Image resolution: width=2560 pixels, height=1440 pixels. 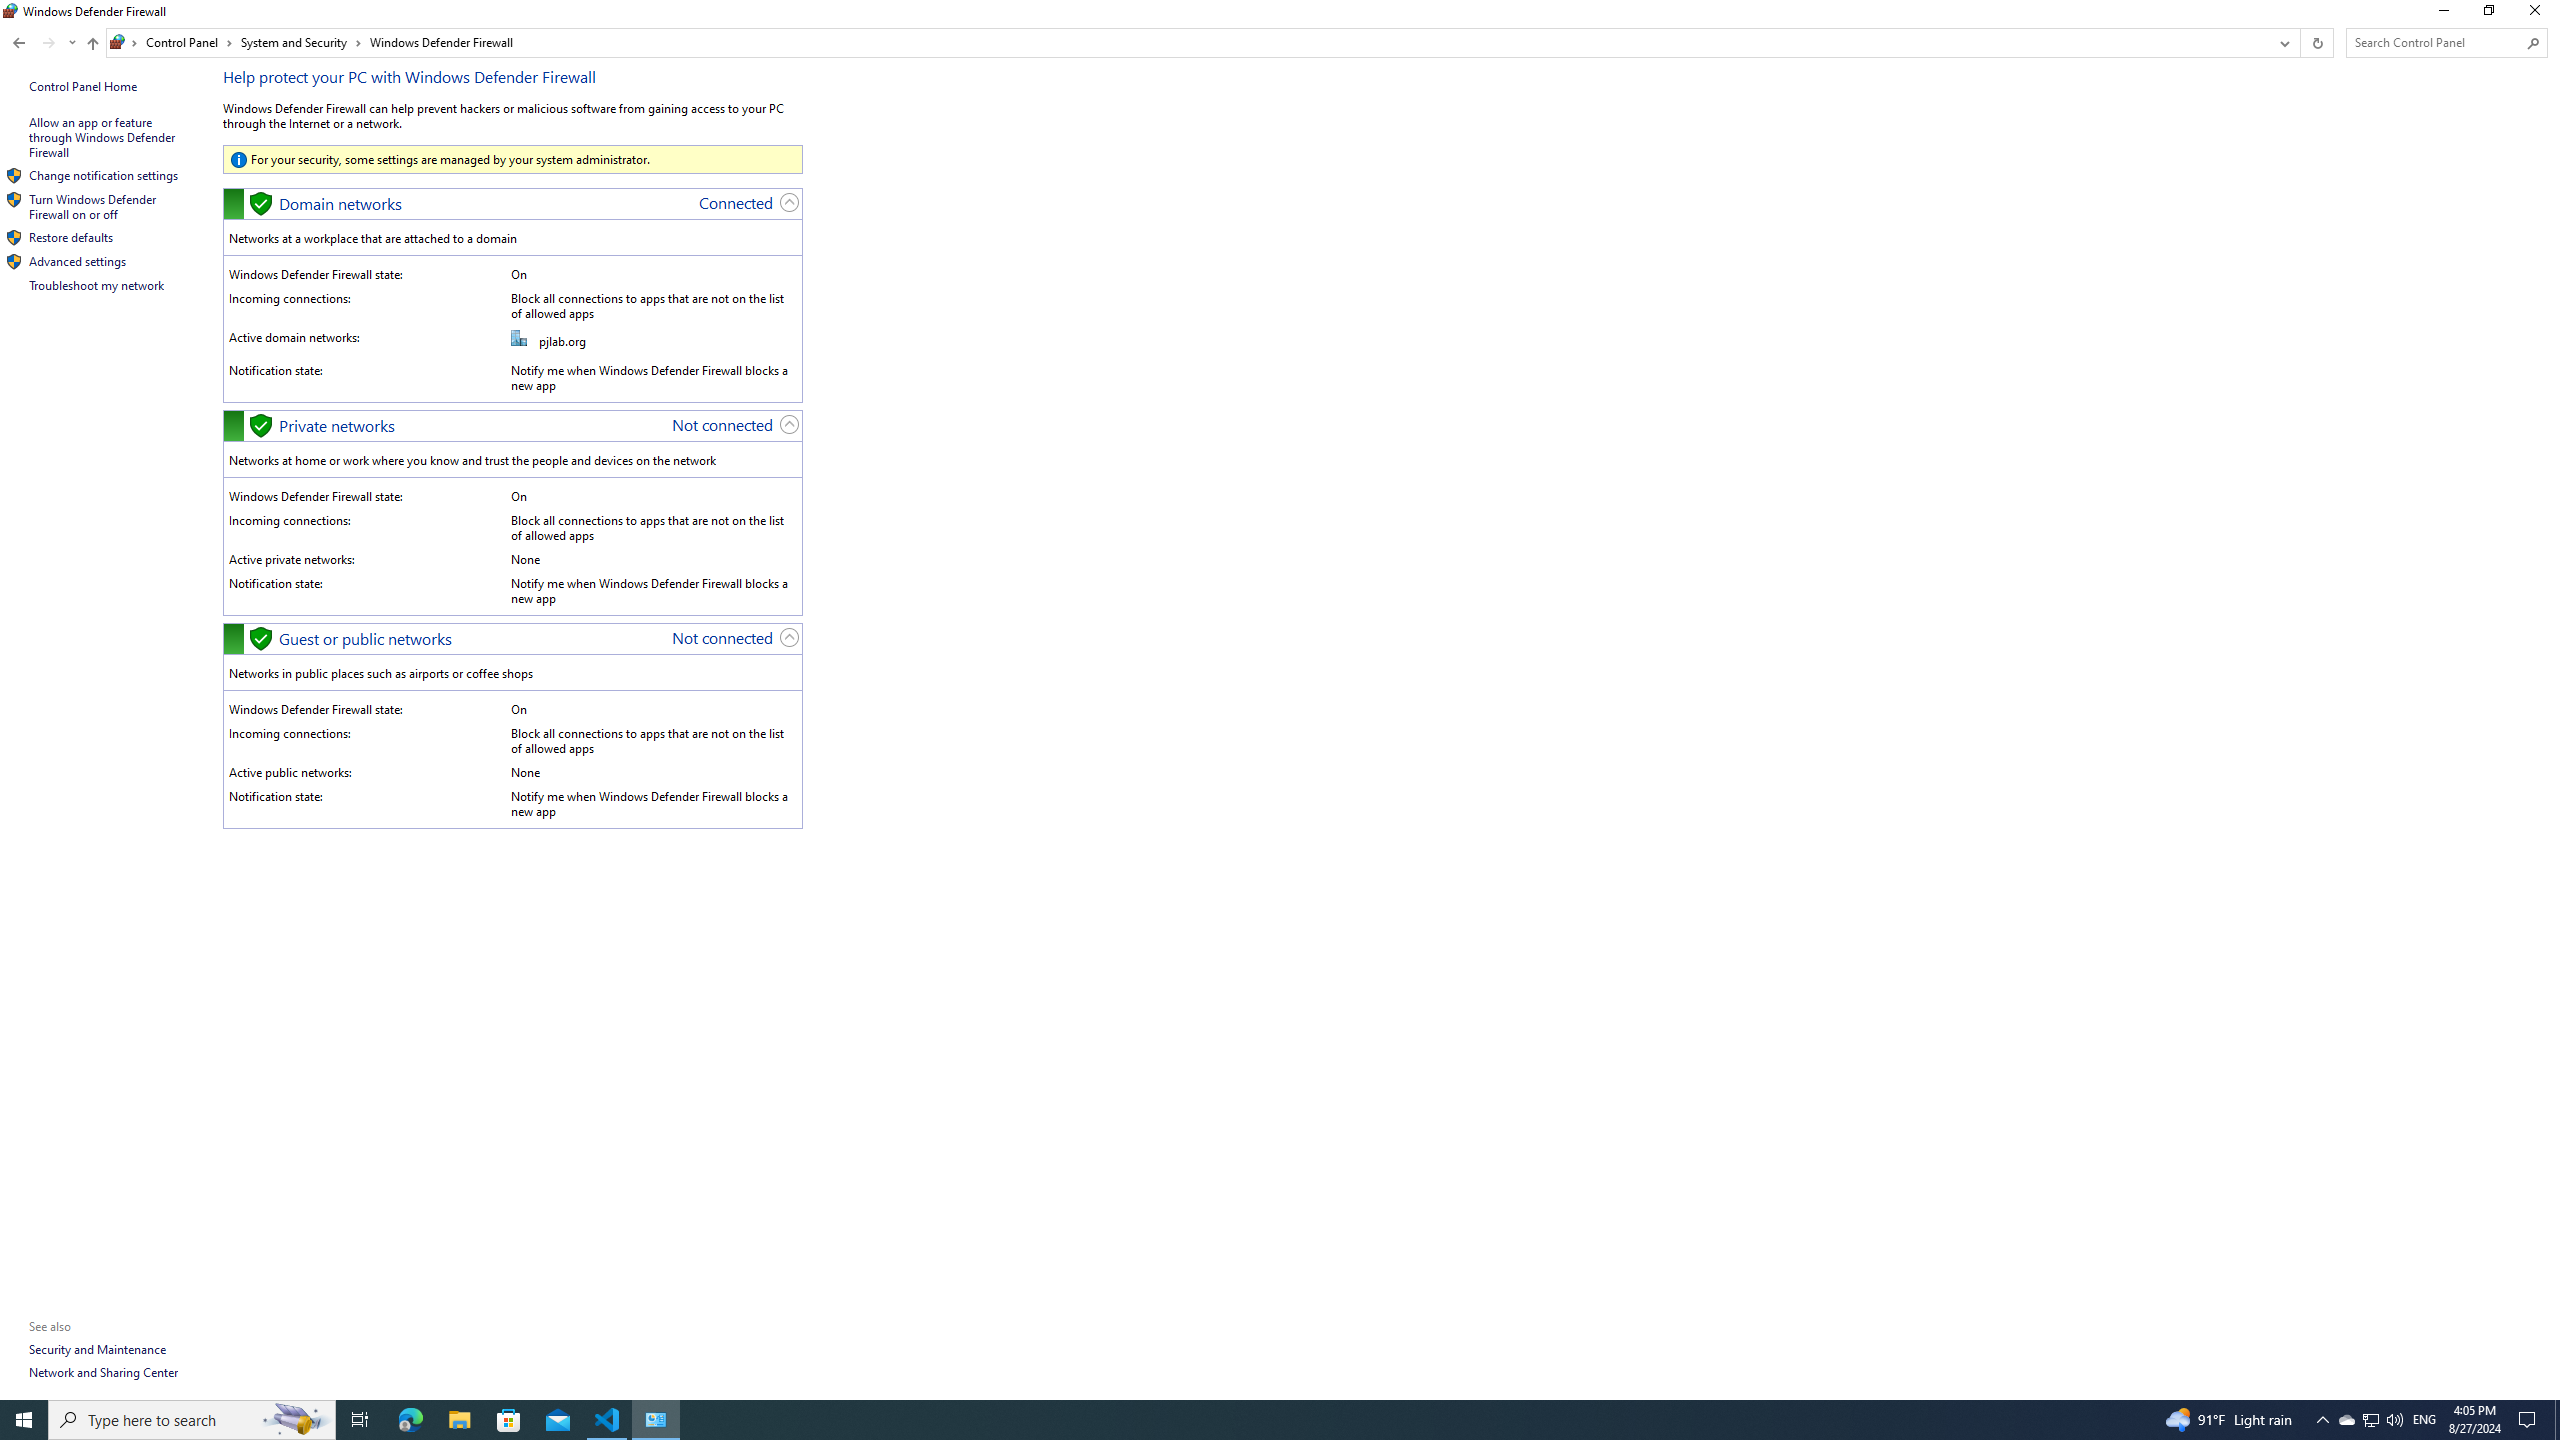 I want to click on 'Restore defaults', so click(x=70, y=237).